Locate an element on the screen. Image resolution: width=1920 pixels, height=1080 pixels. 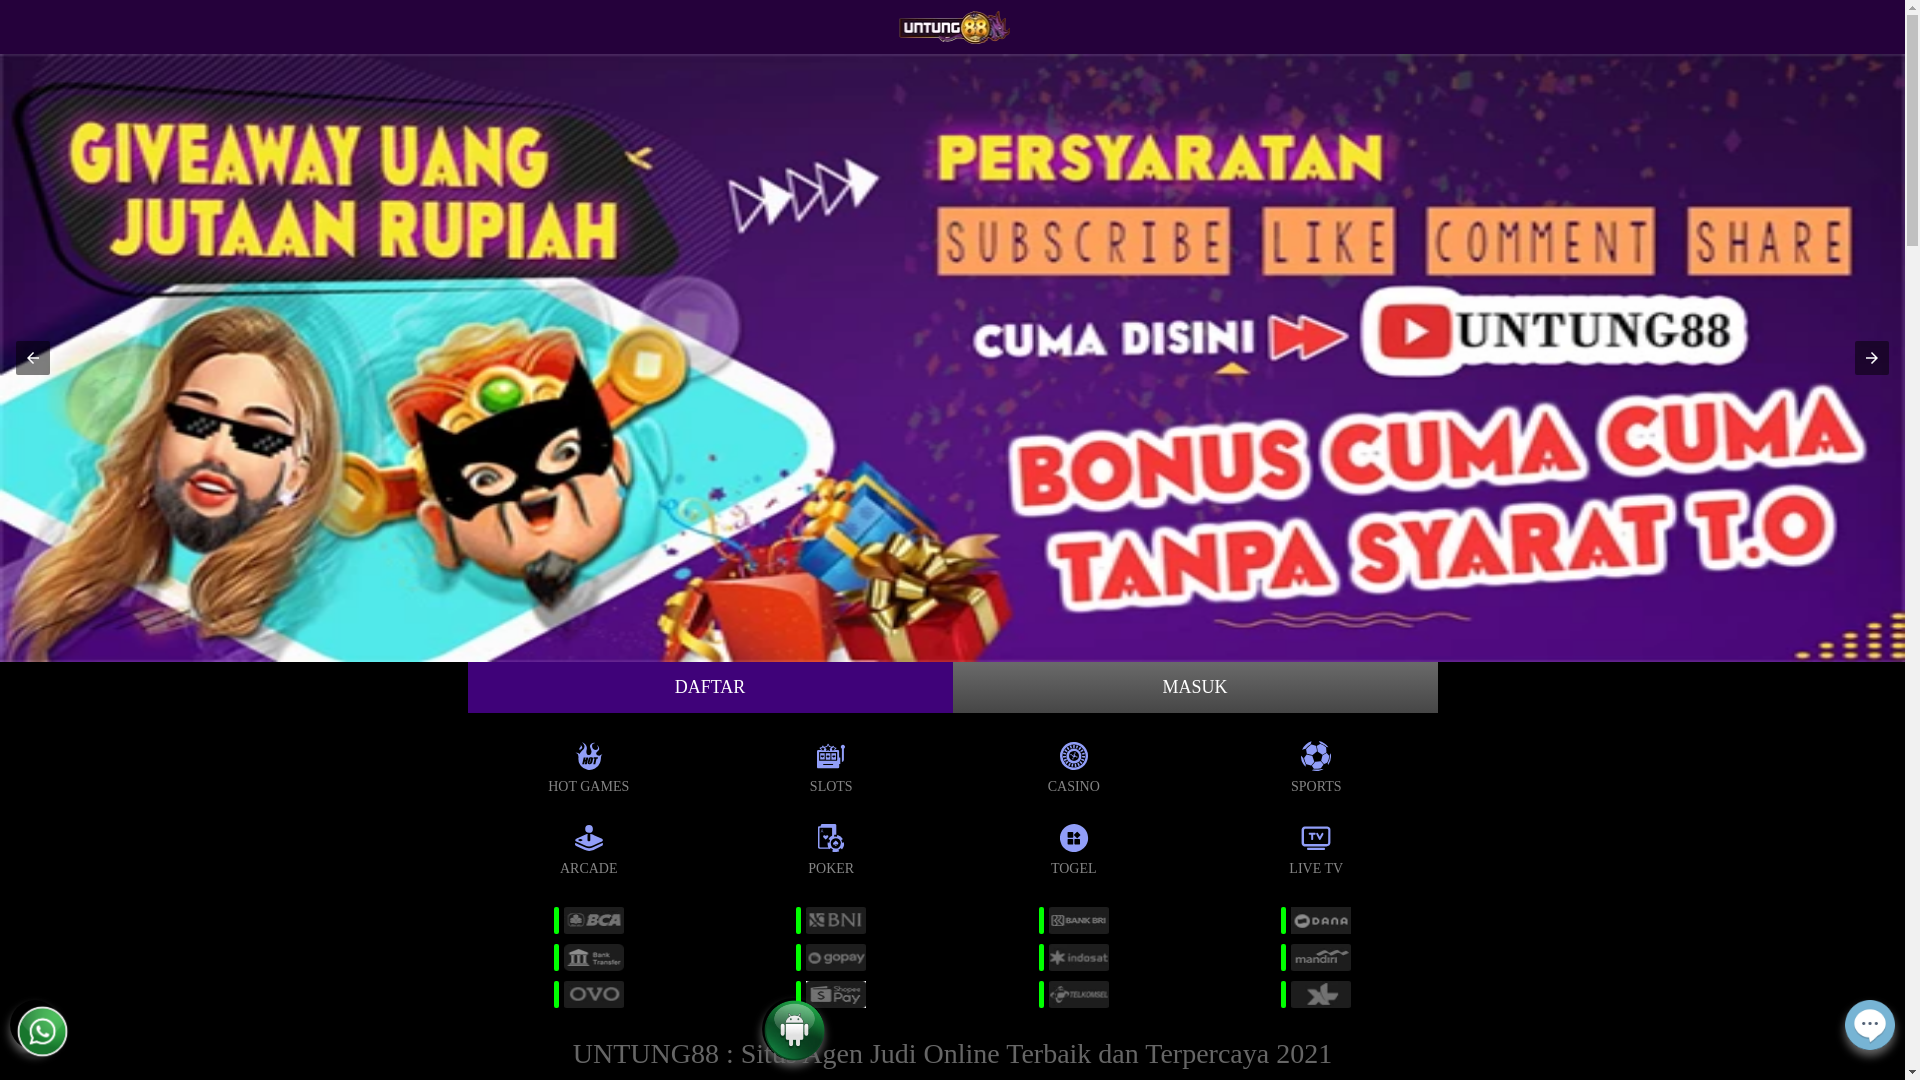
'HOT GAMES' is located at coordinates (587, 763).